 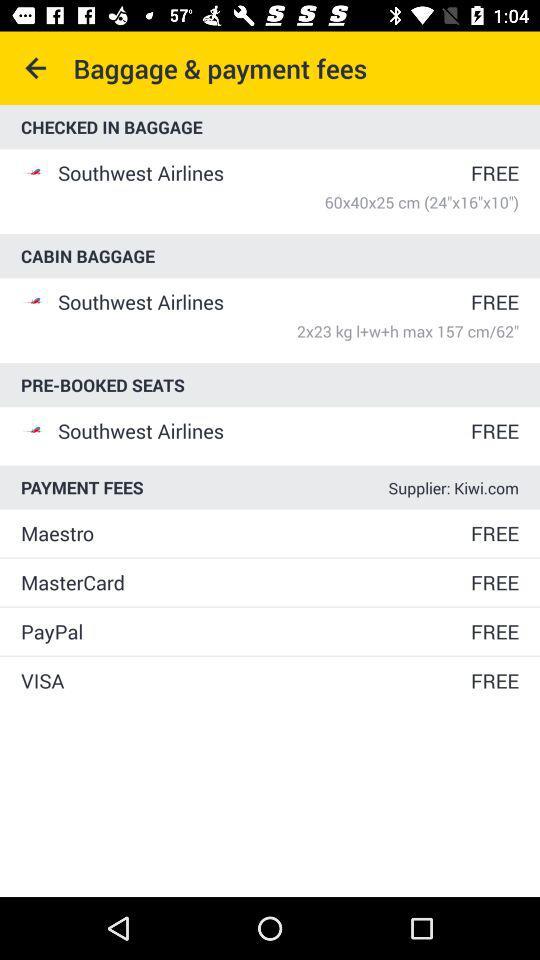 What do you see at coordinates (244, 532) in the screenshot?
I see `the item next to the free icon` at bounding box center [244, 532].